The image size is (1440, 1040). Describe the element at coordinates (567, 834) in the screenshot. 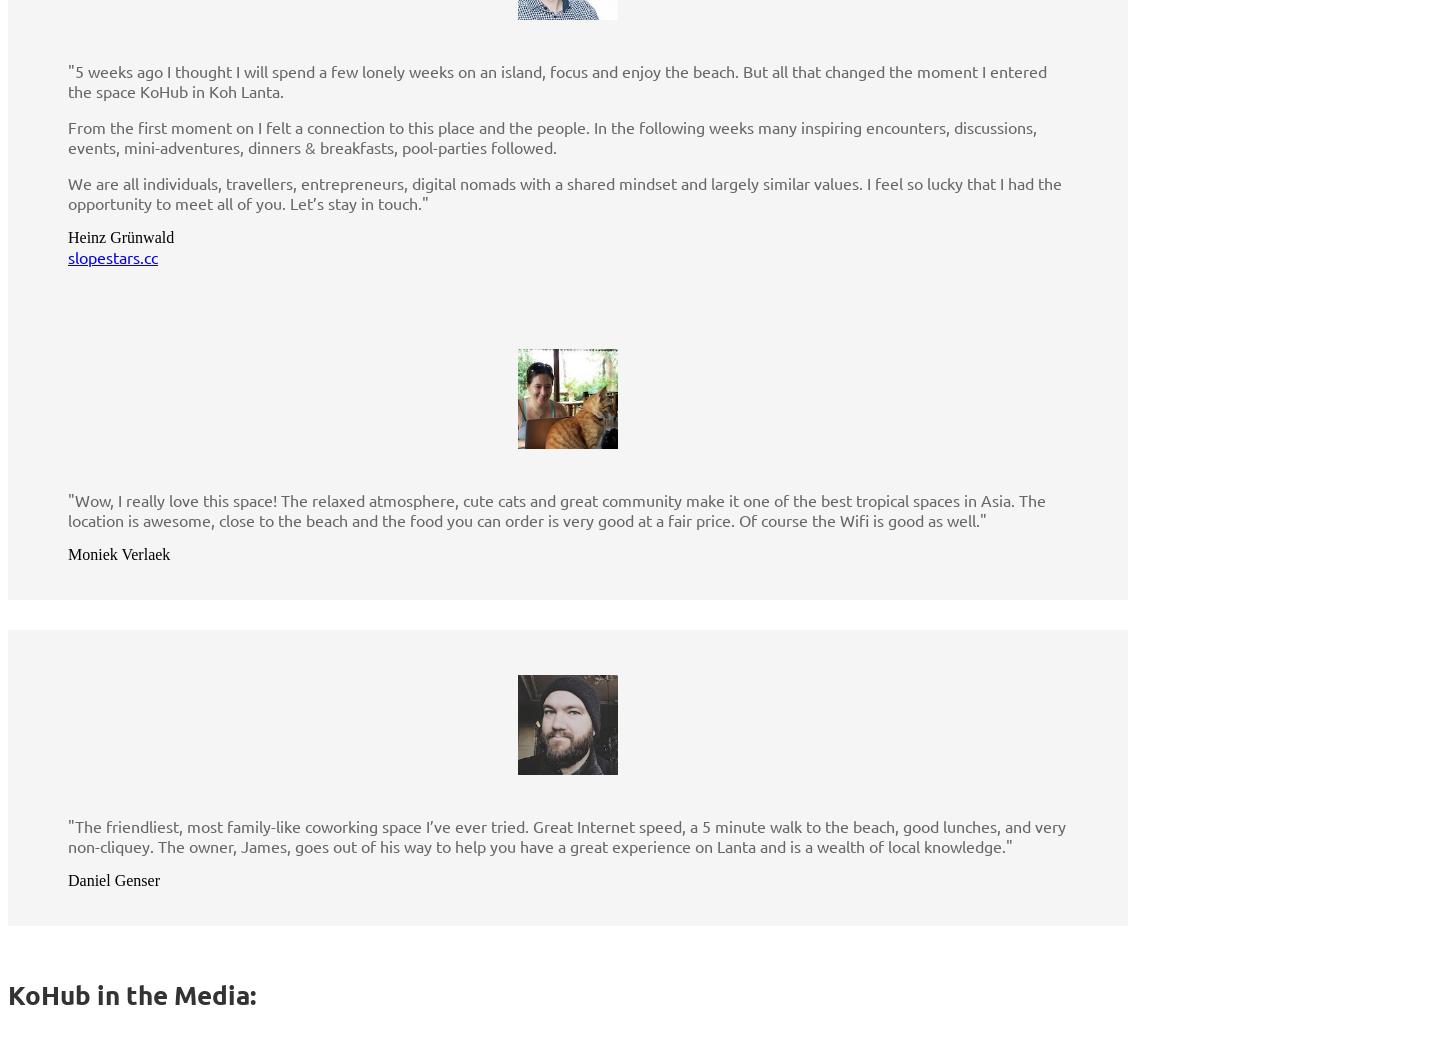

I see `'"The friendliest, most family-like coworking space I’ve ever tried. Great Internet speed, a 5 minute walk to the beach, good lunches, and very non-cliquey. The owner, James, goes out of his way to help you have a great experience on Lanta and is a wealth of local knowledge."'` at that location.